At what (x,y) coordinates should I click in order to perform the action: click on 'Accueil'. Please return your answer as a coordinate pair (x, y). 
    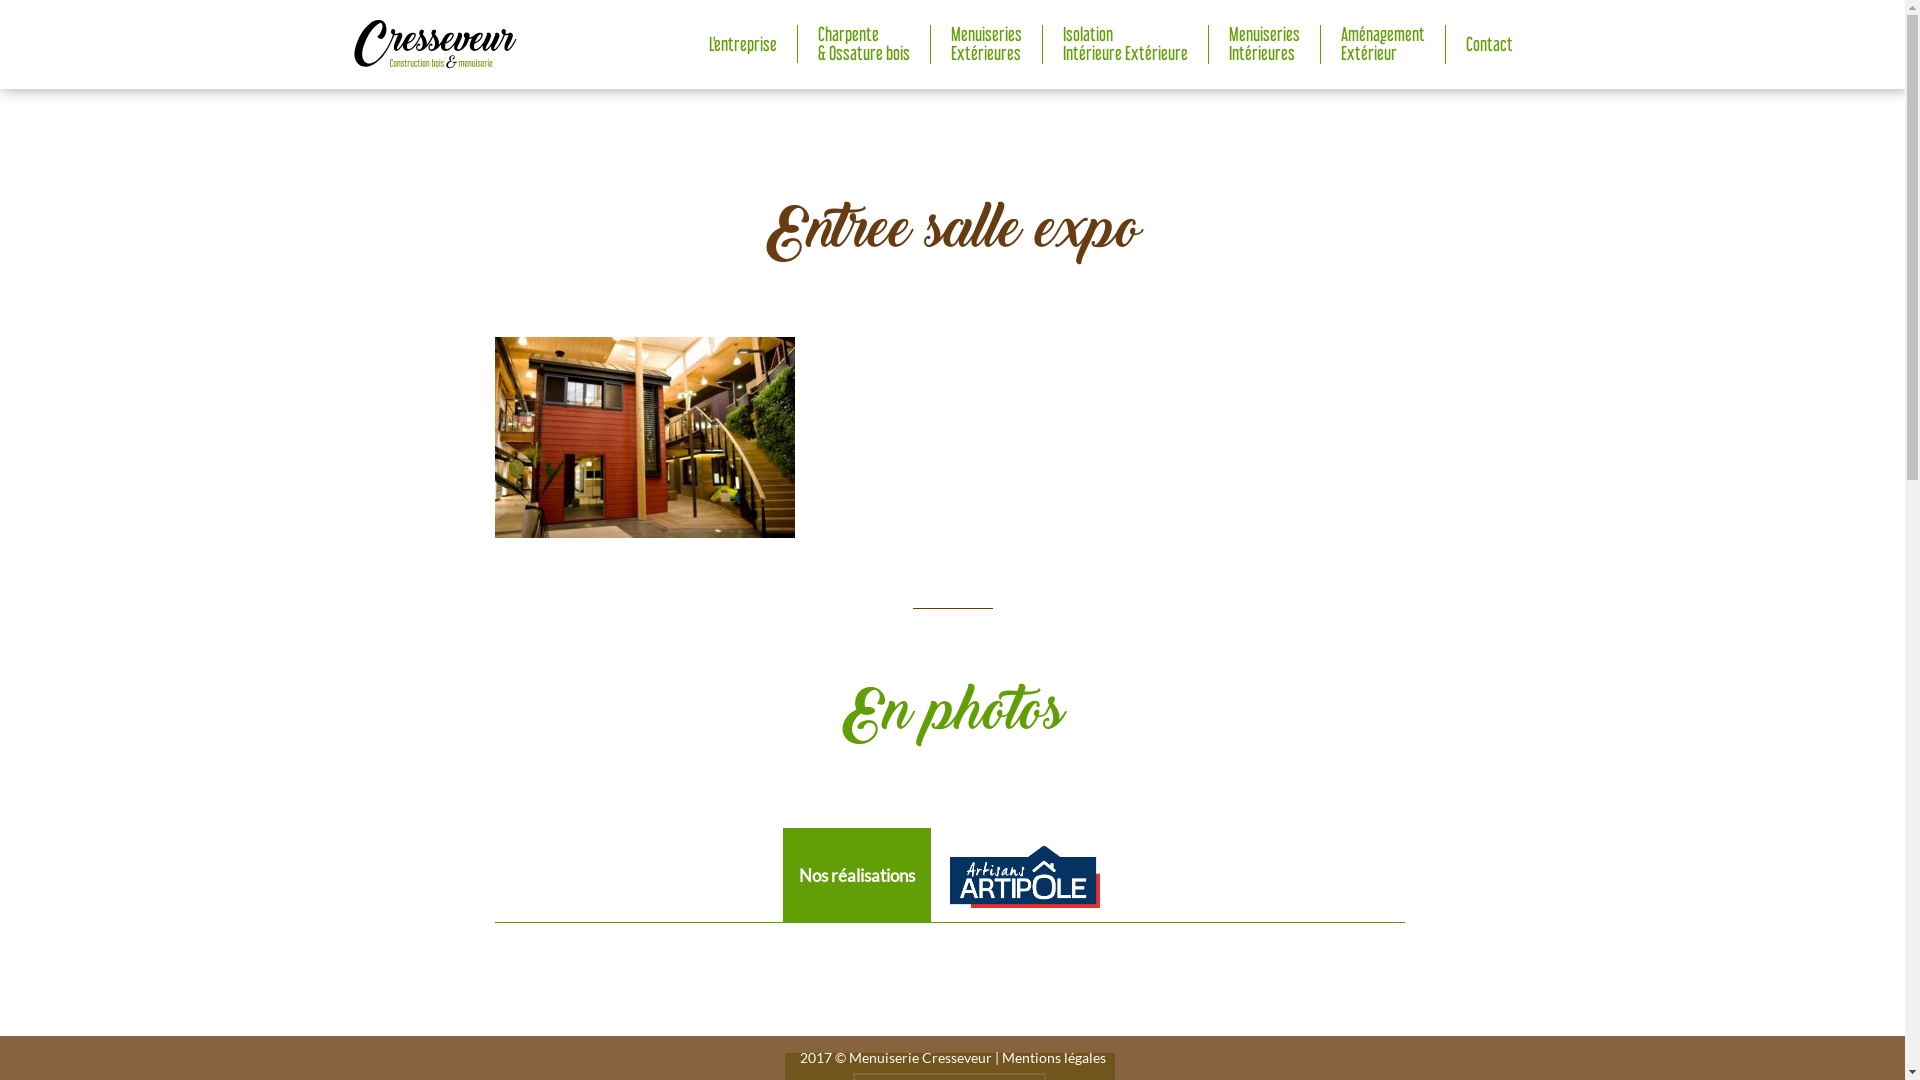
    Looking at the image, I should click on (433, 42).